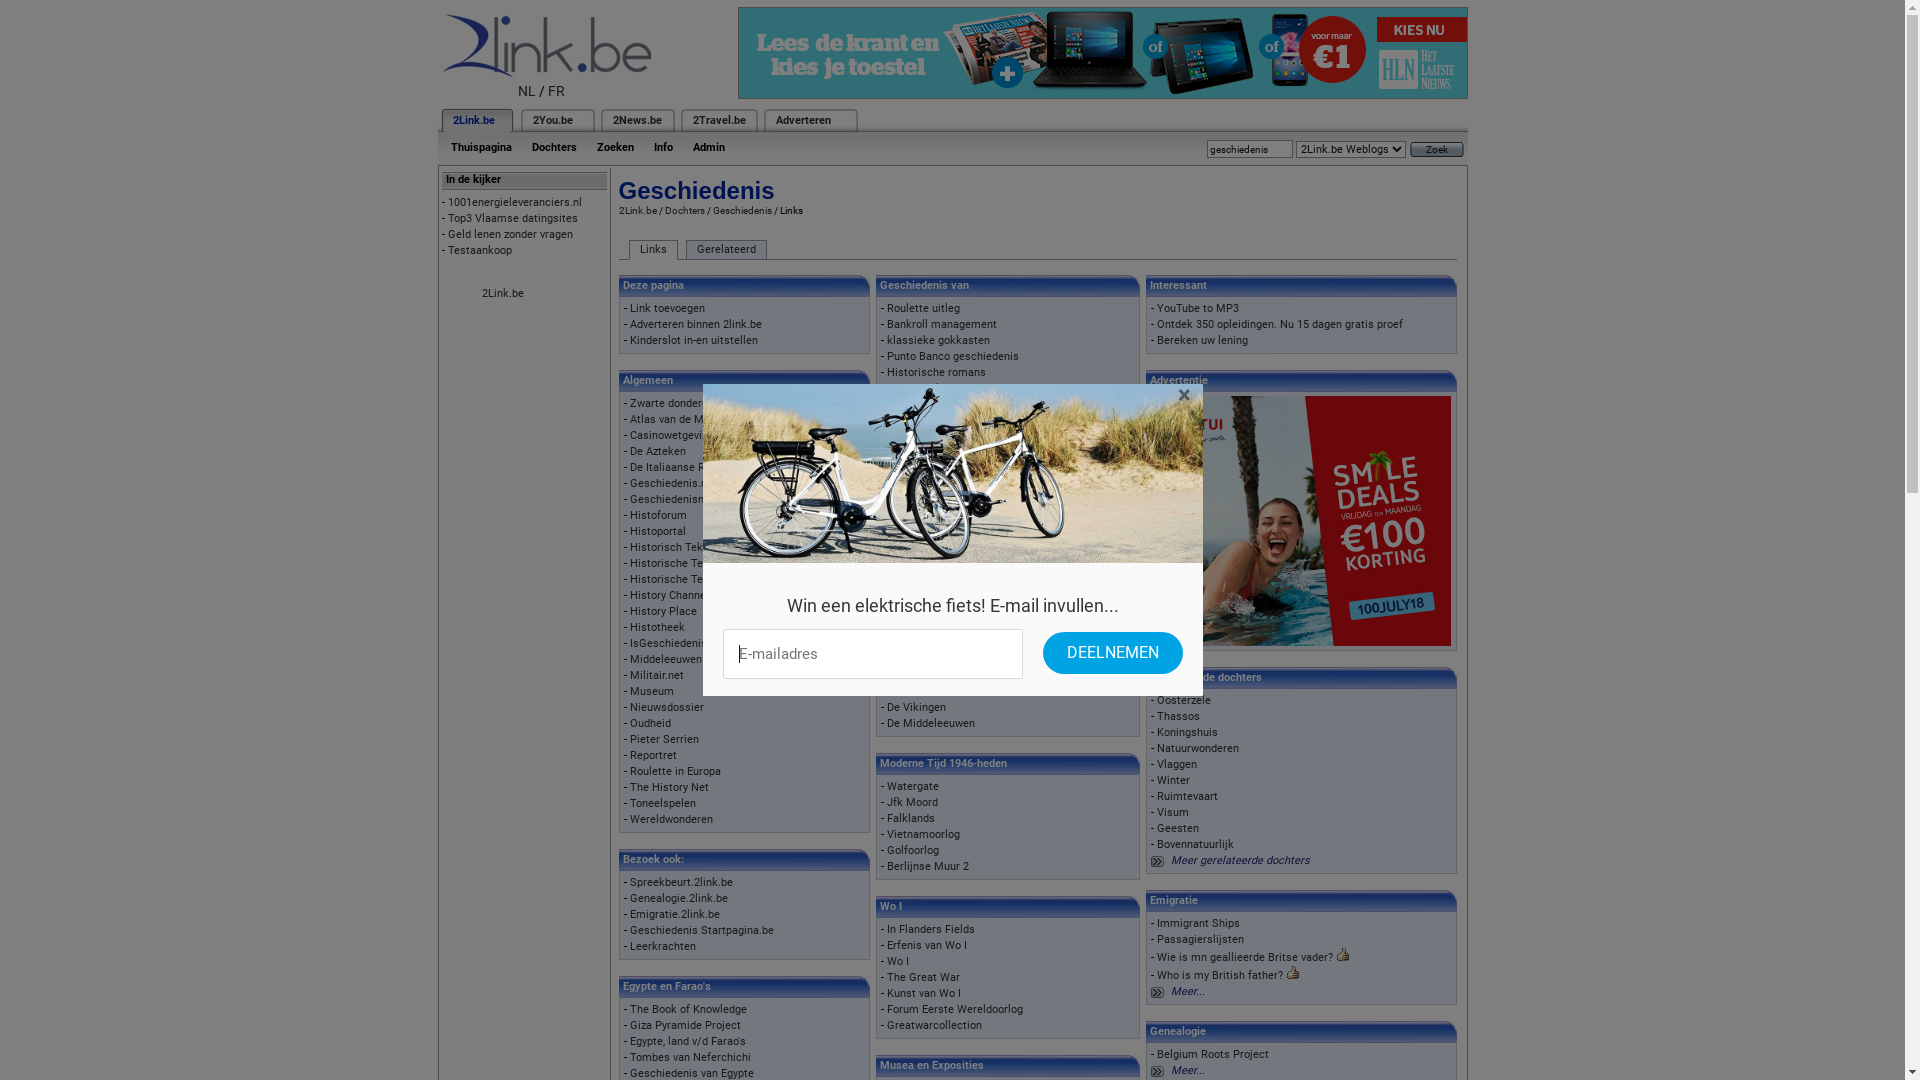 This screenshot has width=1920, height=1080. Describe the element at coordinates (725, 249) in the screenshot. I see `'Gerelateerd'` at that location.